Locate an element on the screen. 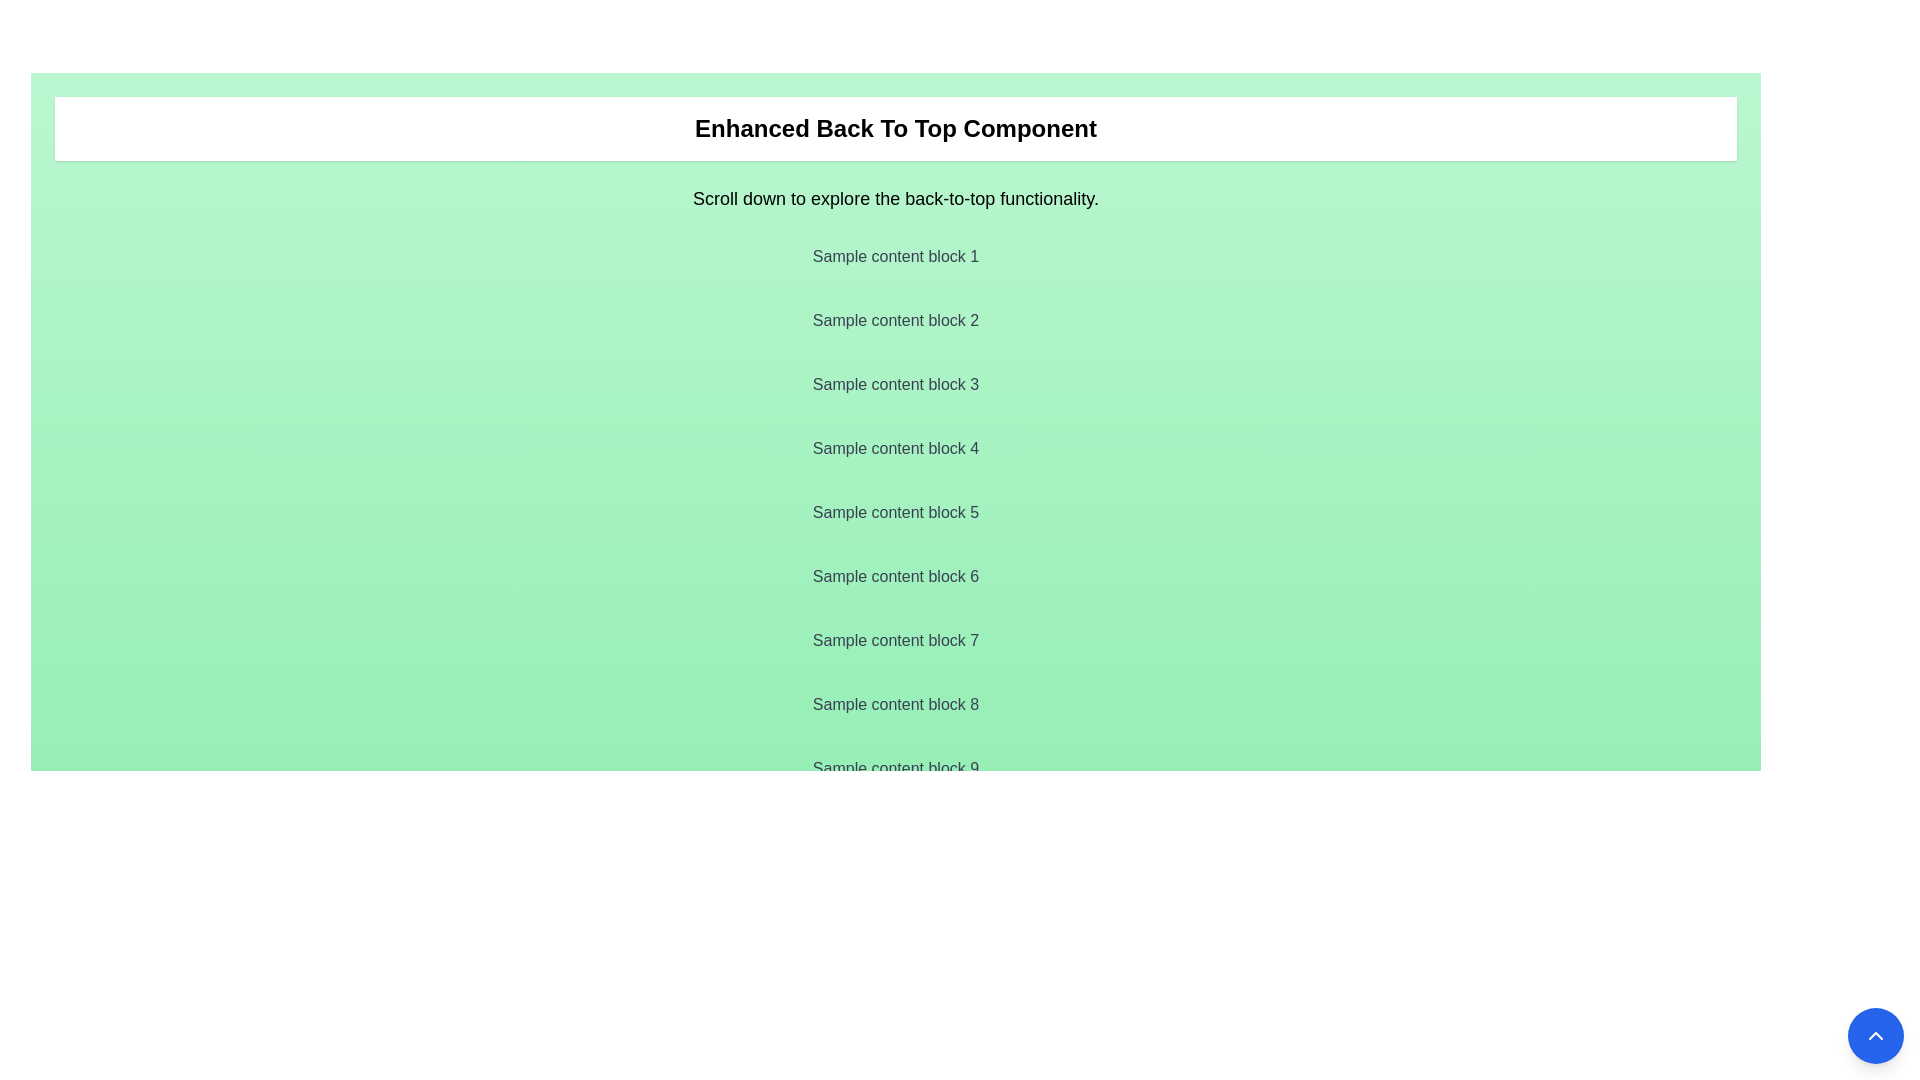  the sixth text content block in the vertical list is located at coordinates (895, 577).